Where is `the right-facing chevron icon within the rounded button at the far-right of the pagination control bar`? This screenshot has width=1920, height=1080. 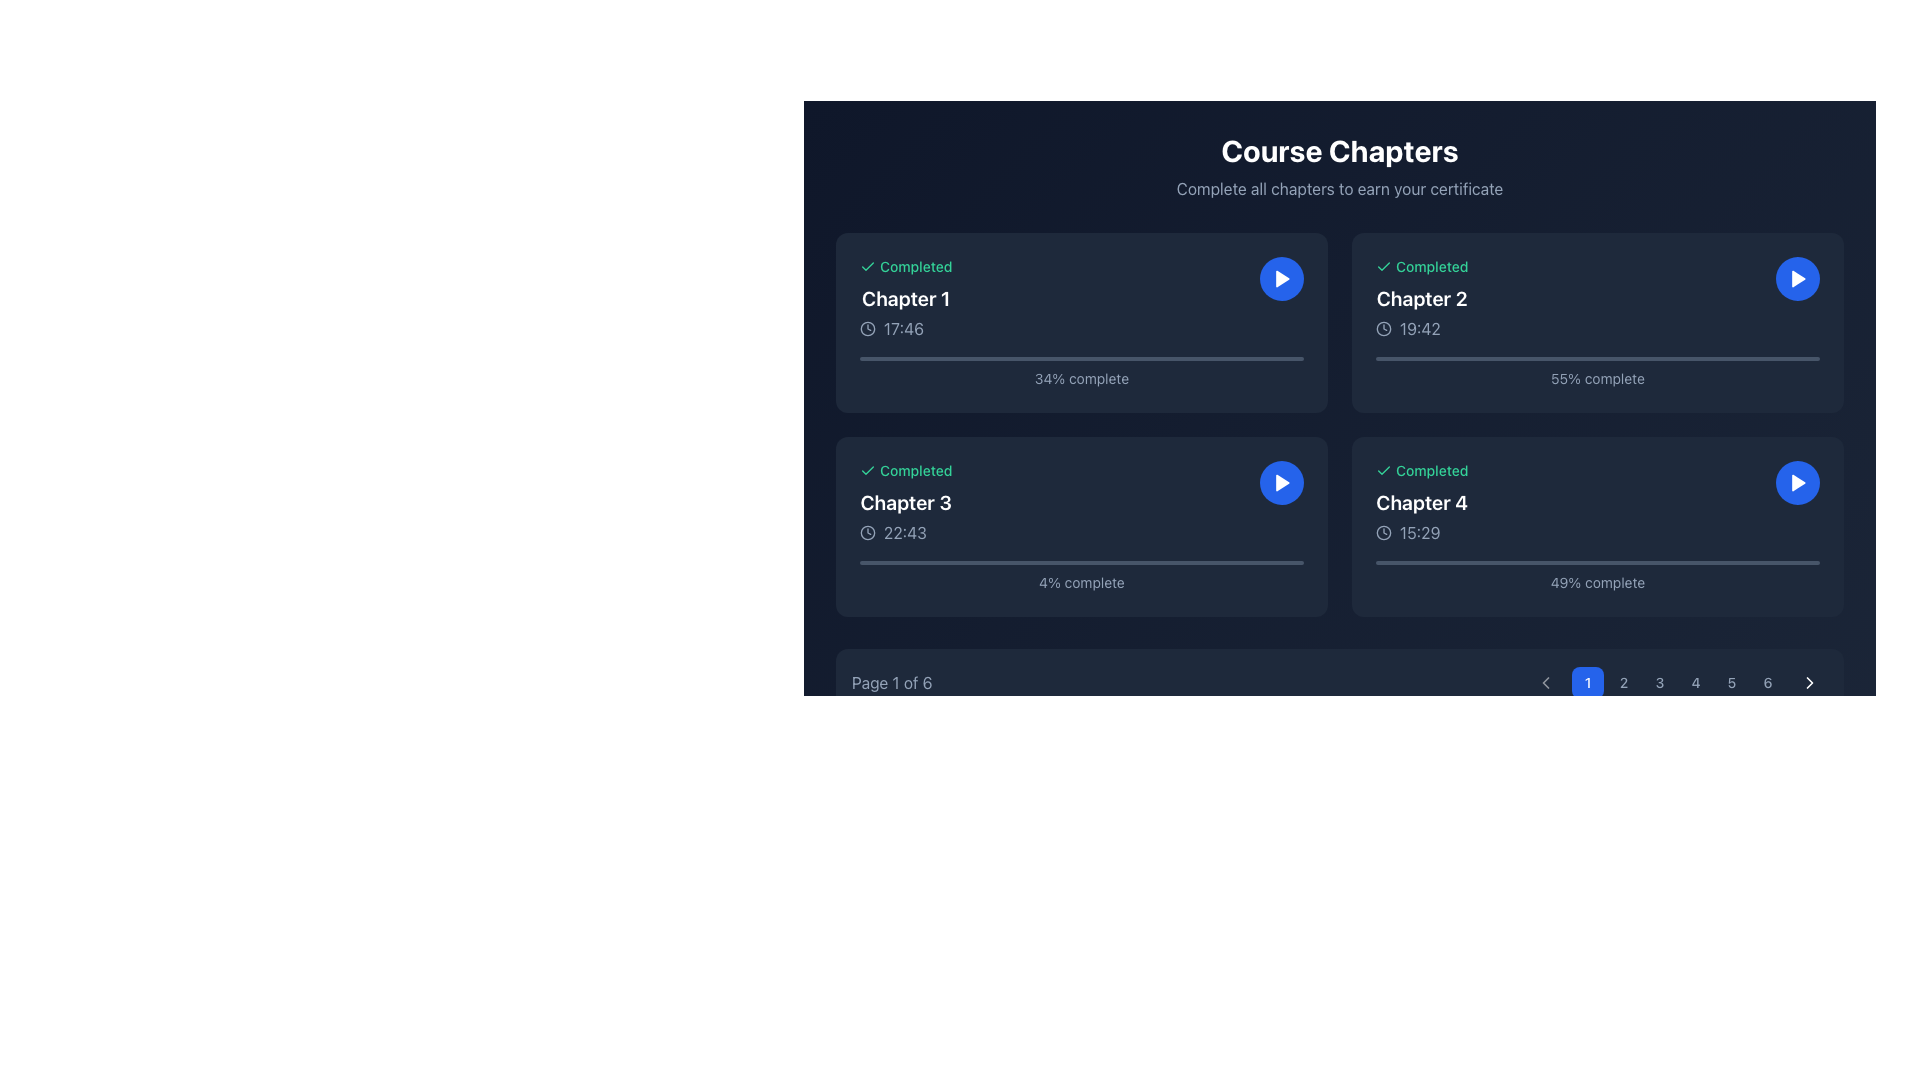
the right-facing chevron icon within the rounded button at the far-right of the pagination control bar is located at coordinates (1809, 681).